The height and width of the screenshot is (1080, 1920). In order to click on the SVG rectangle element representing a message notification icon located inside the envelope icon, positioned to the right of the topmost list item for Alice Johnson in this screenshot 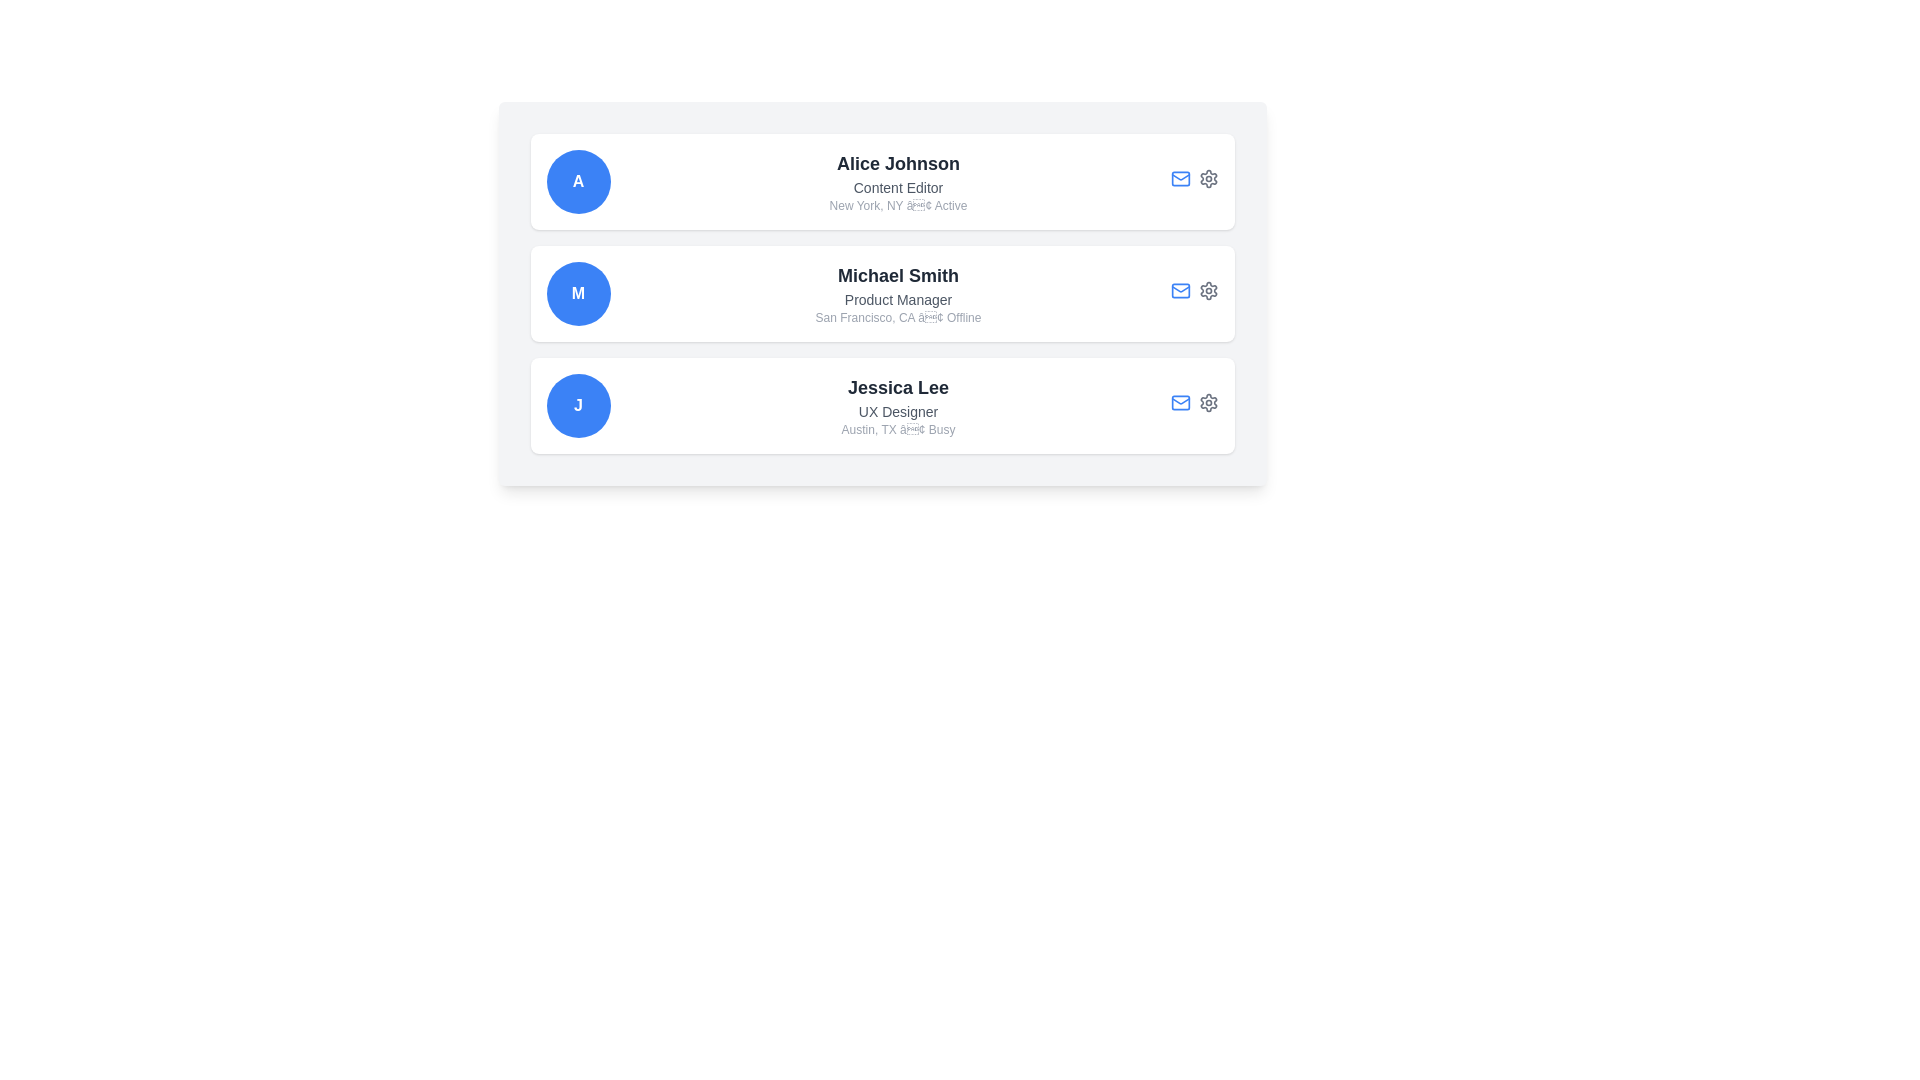, I will do `click(1180, 177)`.